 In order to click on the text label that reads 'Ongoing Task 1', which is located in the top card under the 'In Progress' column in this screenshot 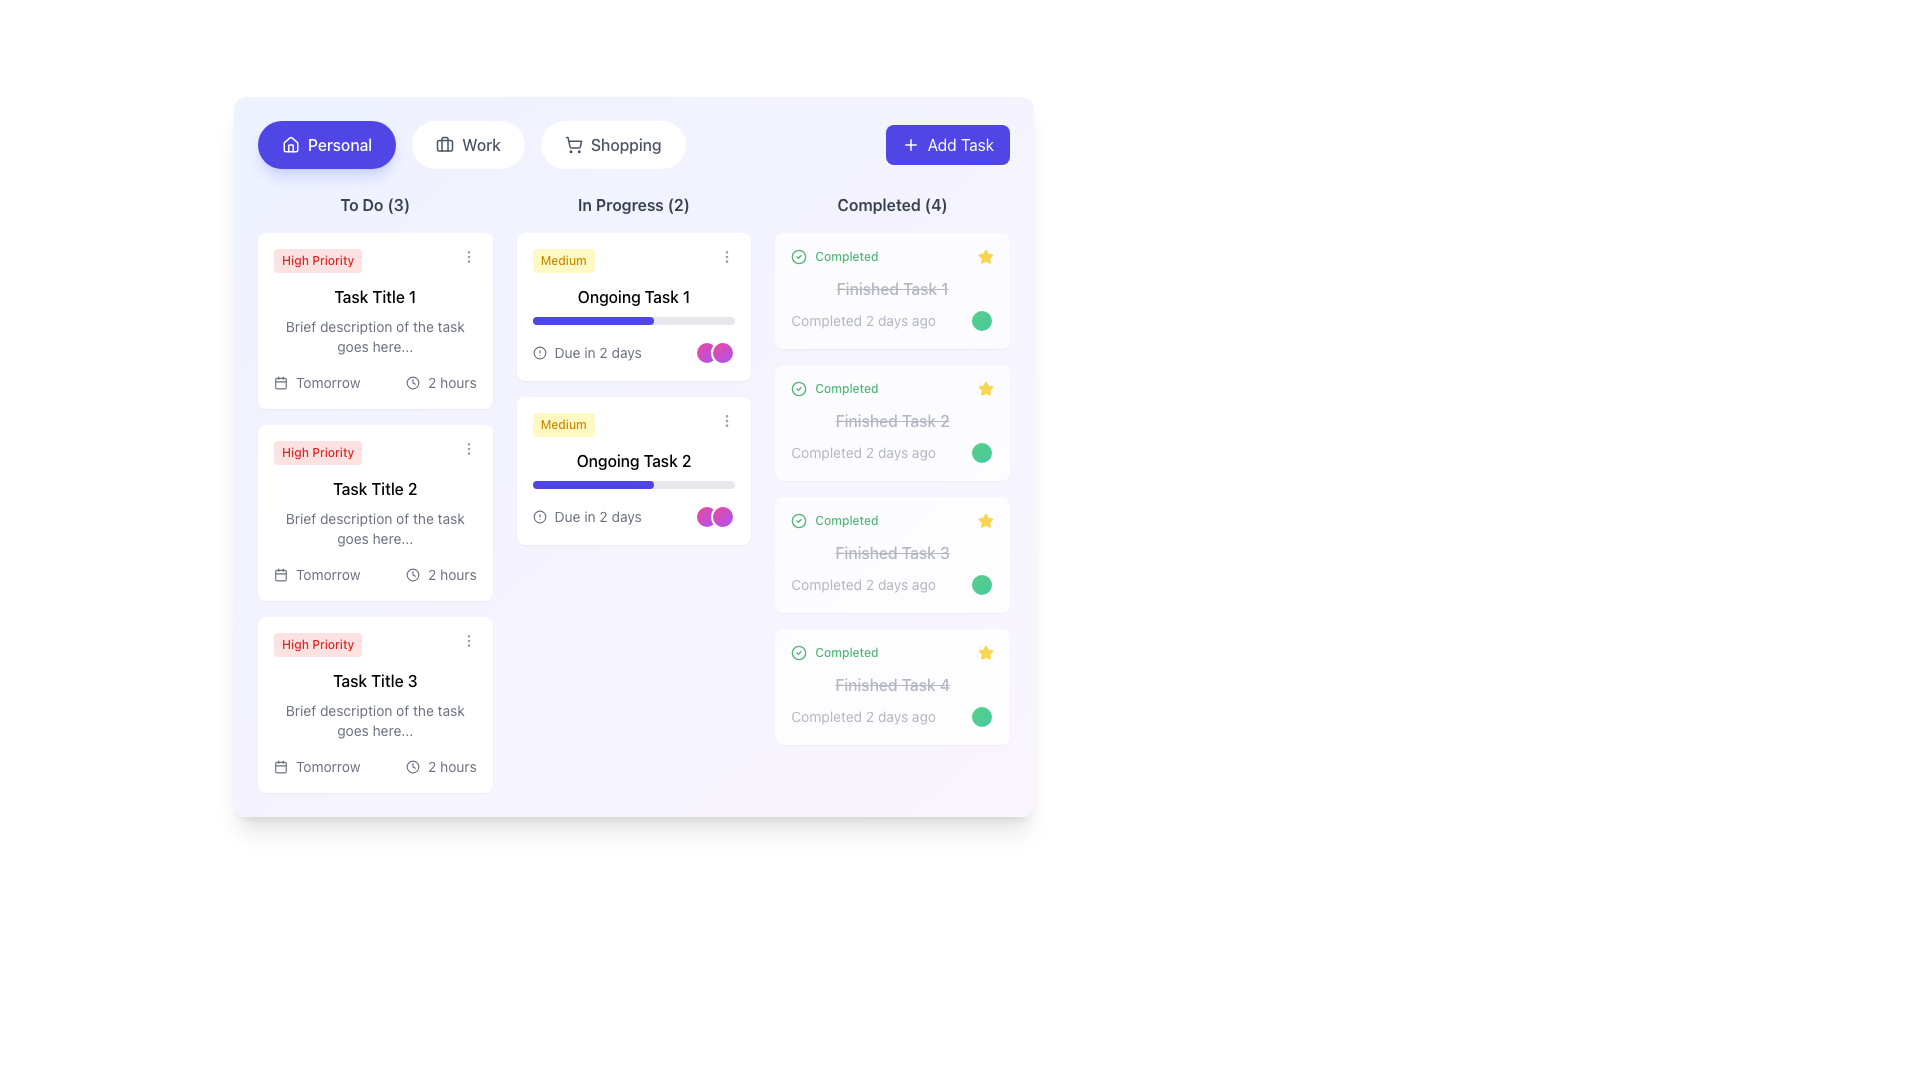, I will do `click(632, 297)`.